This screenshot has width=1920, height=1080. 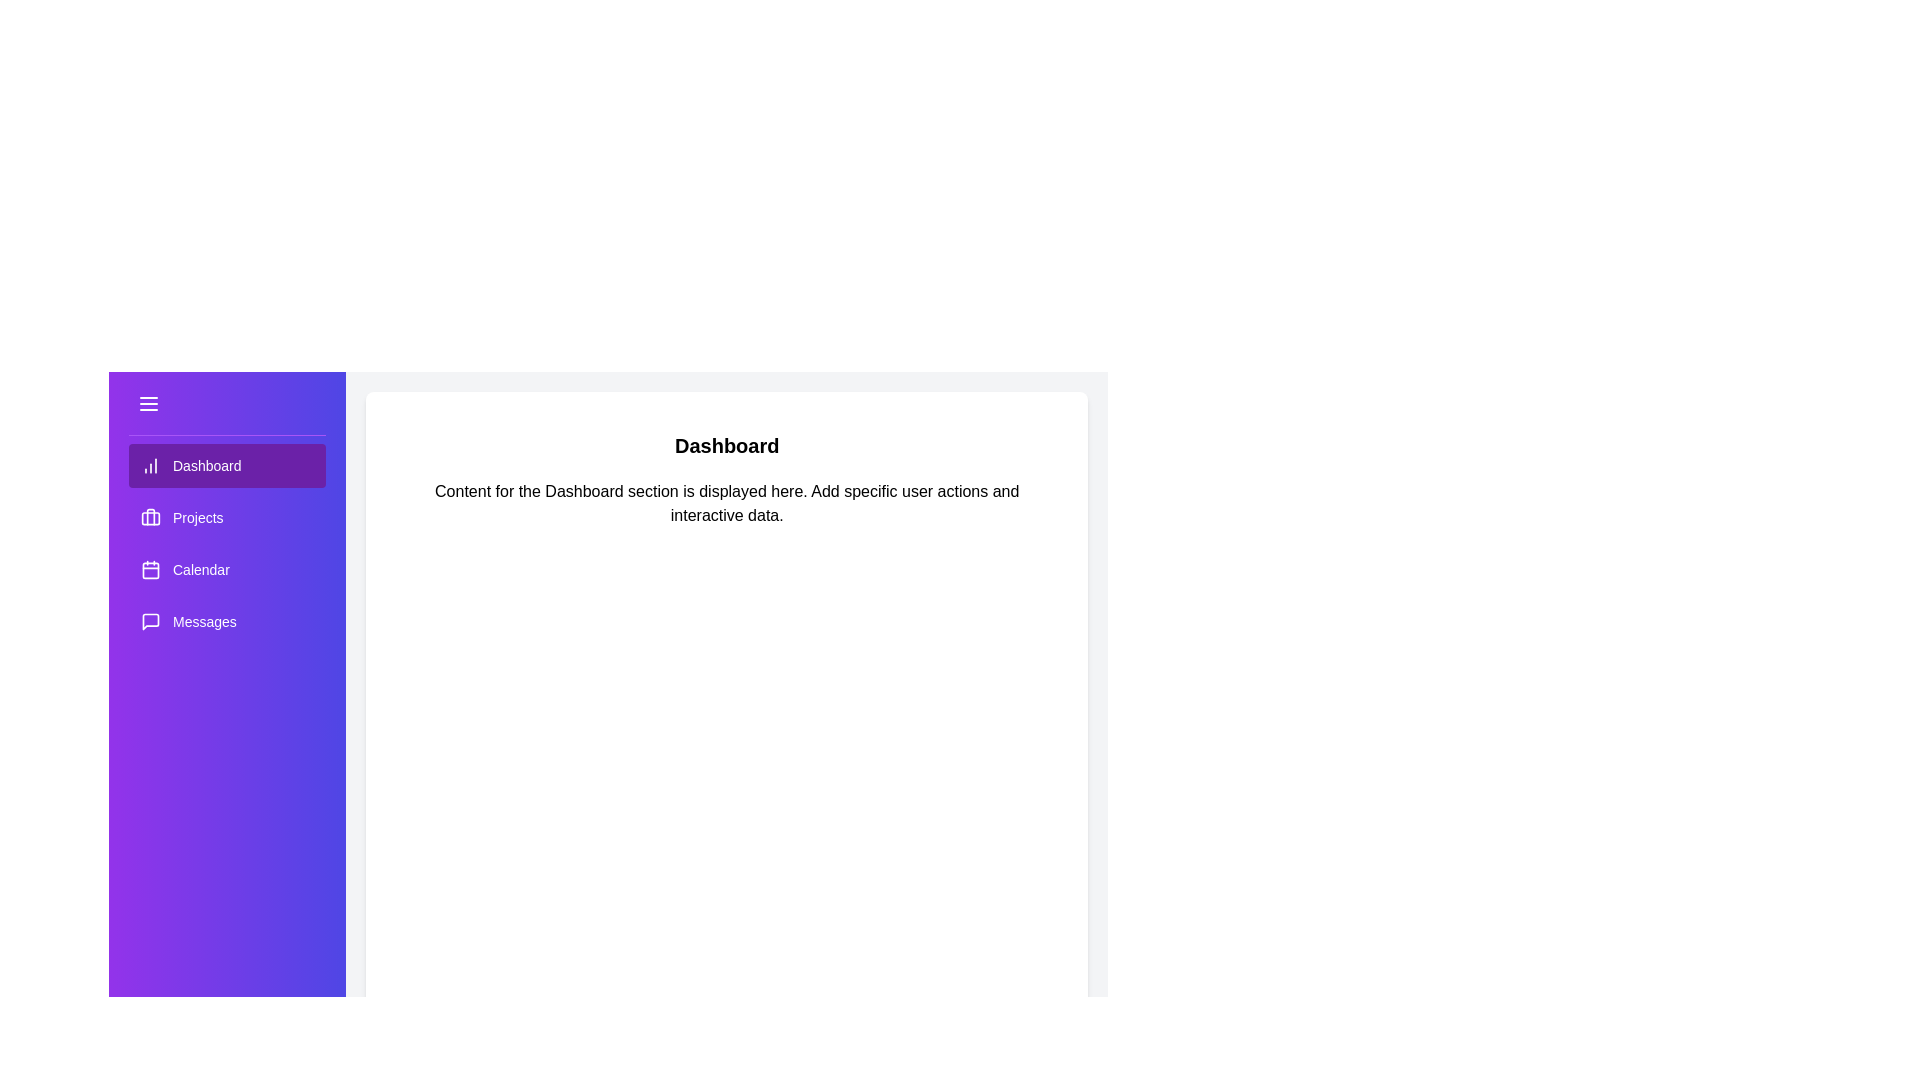 What do you see at coordinates (226, 570) in the screenshot?
I see `the menu item Calendar to highlight it` at bounding box center [226, 570].